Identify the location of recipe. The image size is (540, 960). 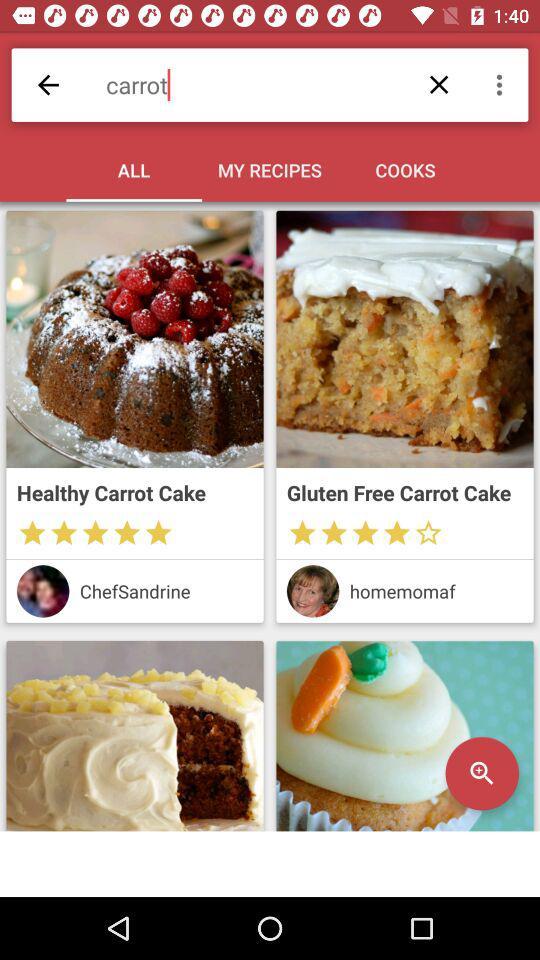
(405, 339).